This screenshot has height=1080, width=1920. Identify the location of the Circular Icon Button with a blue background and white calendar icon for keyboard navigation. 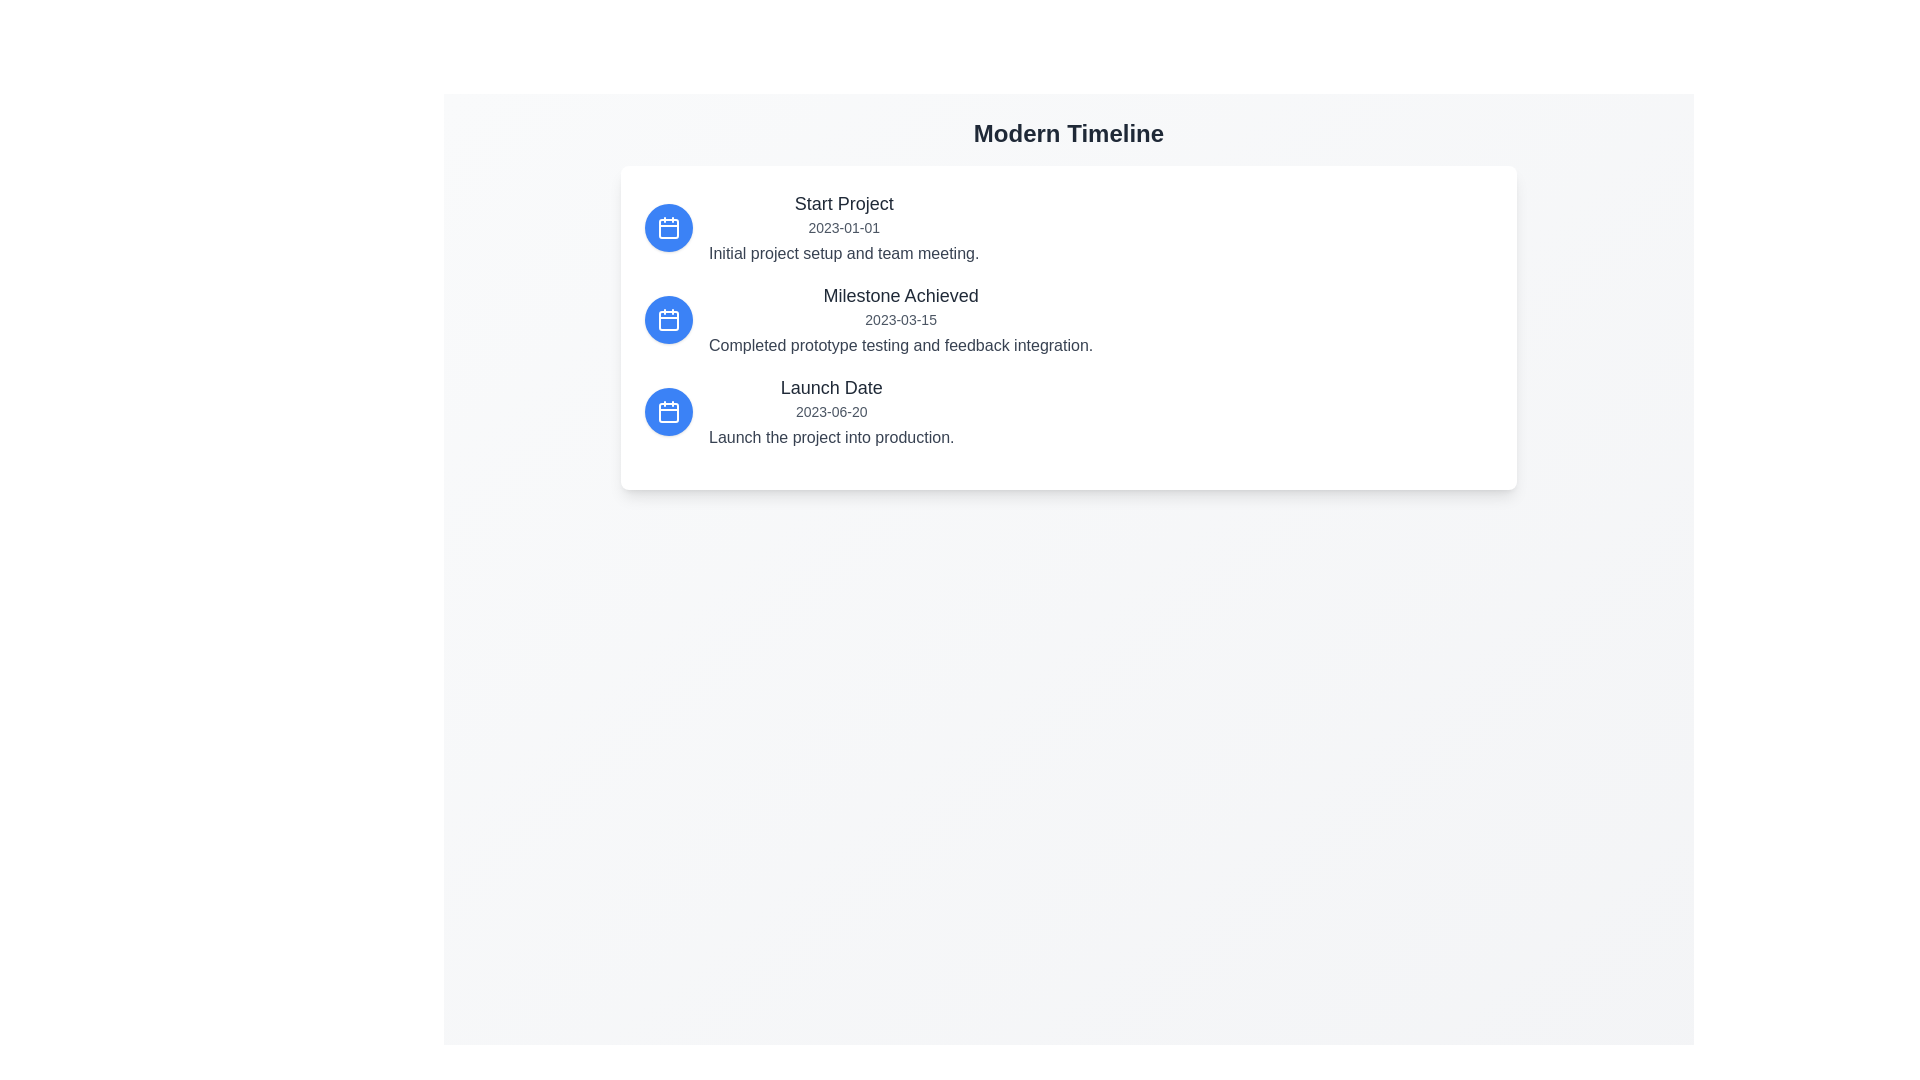
(668, 411).